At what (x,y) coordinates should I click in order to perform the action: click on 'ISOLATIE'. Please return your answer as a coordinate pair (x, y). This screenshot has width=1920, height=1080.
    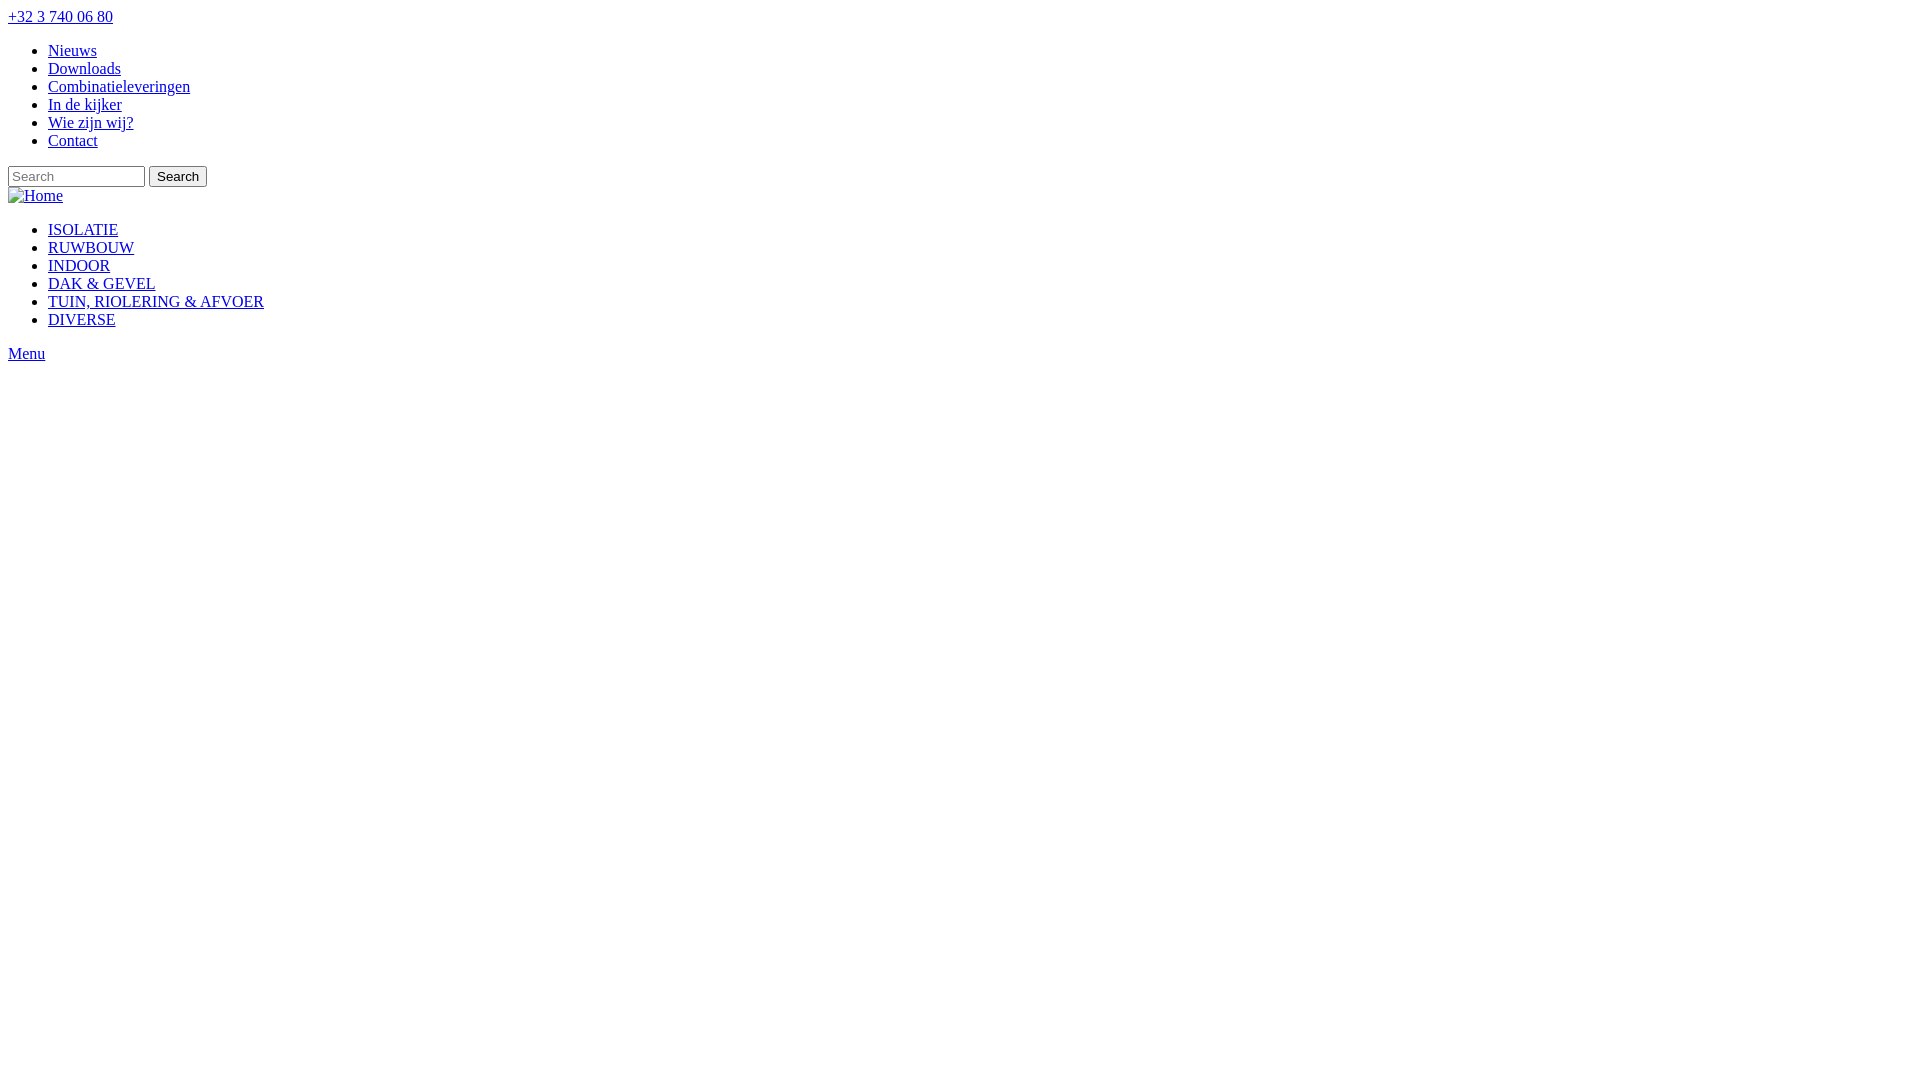
    Looking at the image, I should click on (81, 228).